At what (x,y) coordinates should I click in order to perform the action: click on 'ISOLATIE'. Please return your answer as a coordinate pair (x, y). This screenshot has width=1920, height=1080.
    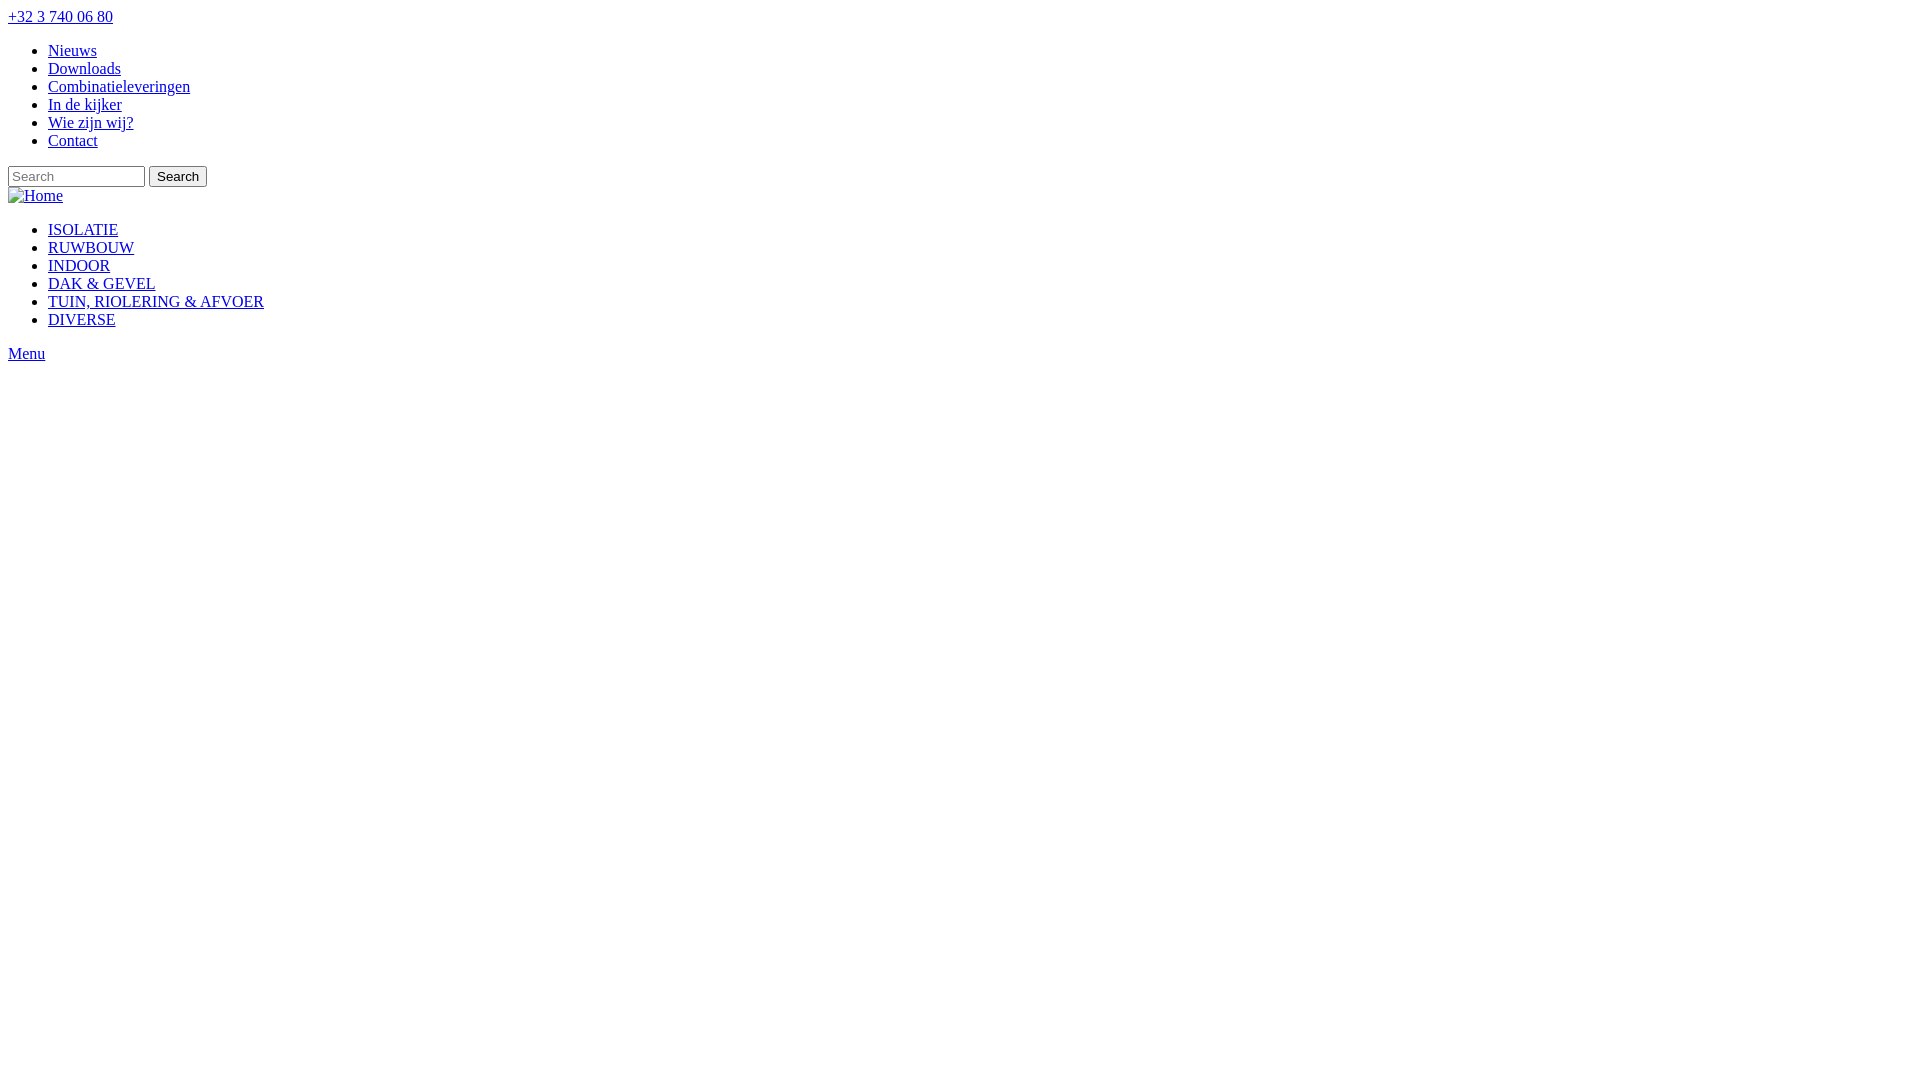
    Looking at the image, I should click on (81, 228).